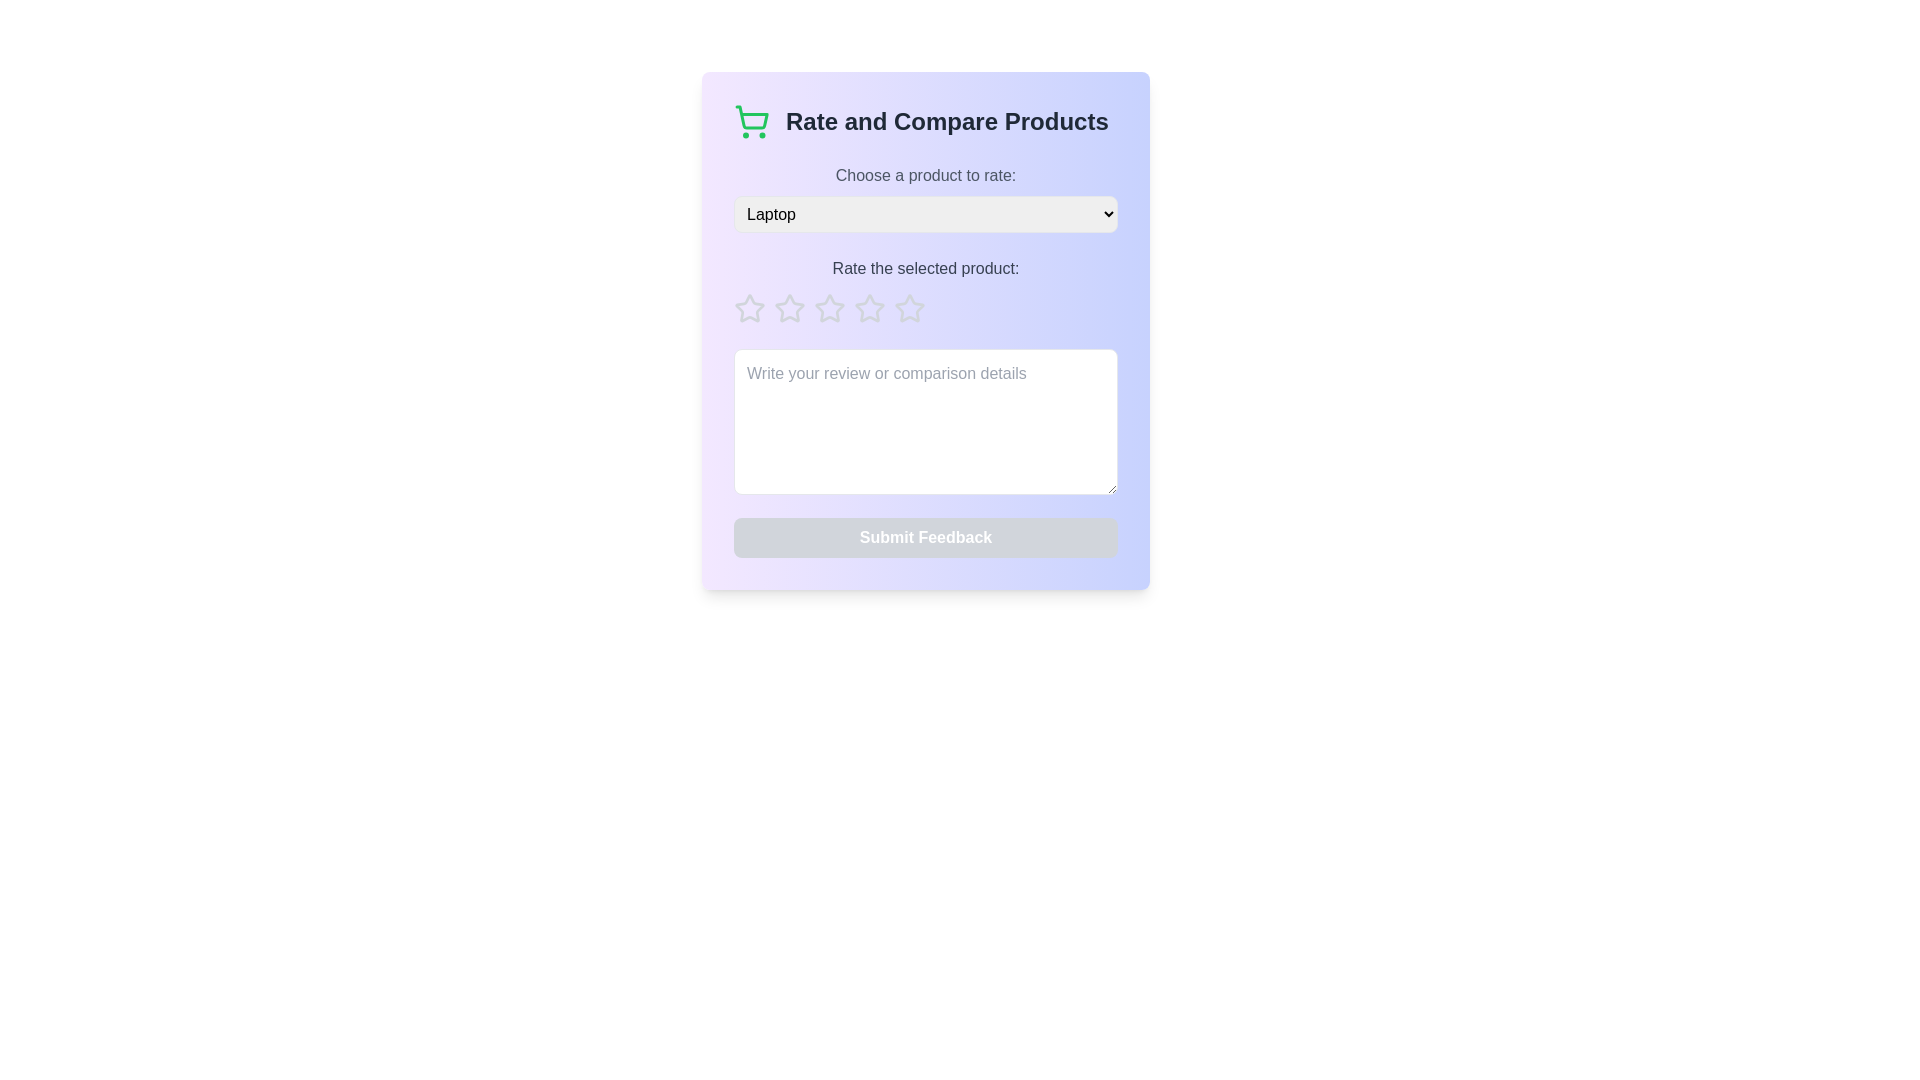 This screenshot has height=1080, width=1920. Describe the element at coordinates (751, 117) in the screenshot. I see `the green outline shopping cart icon located above the 'Rate and Compare Products' title text` at that location.